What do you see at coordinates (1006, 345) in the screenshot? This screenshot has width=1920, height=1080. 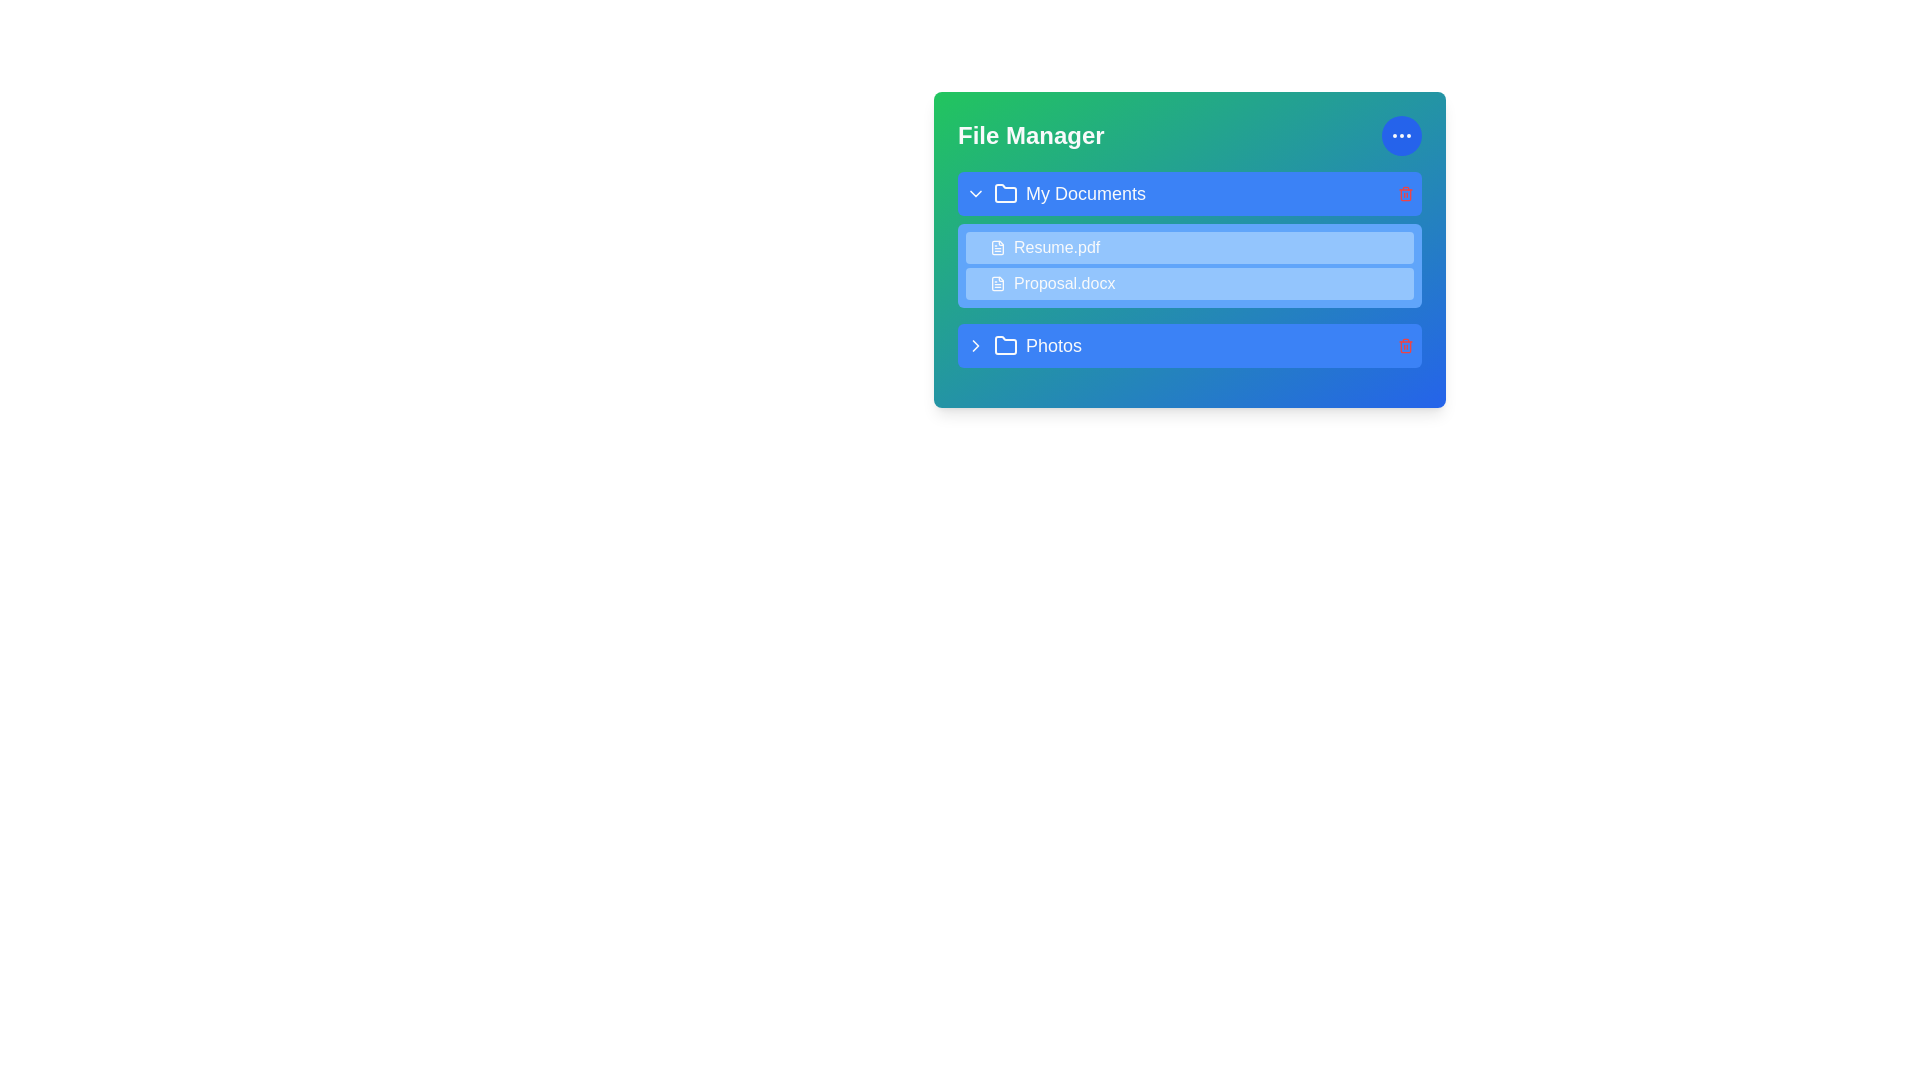 I see `the blue folder icon located to the left of the 'Photos' text` at bounding box center [1006, 345].